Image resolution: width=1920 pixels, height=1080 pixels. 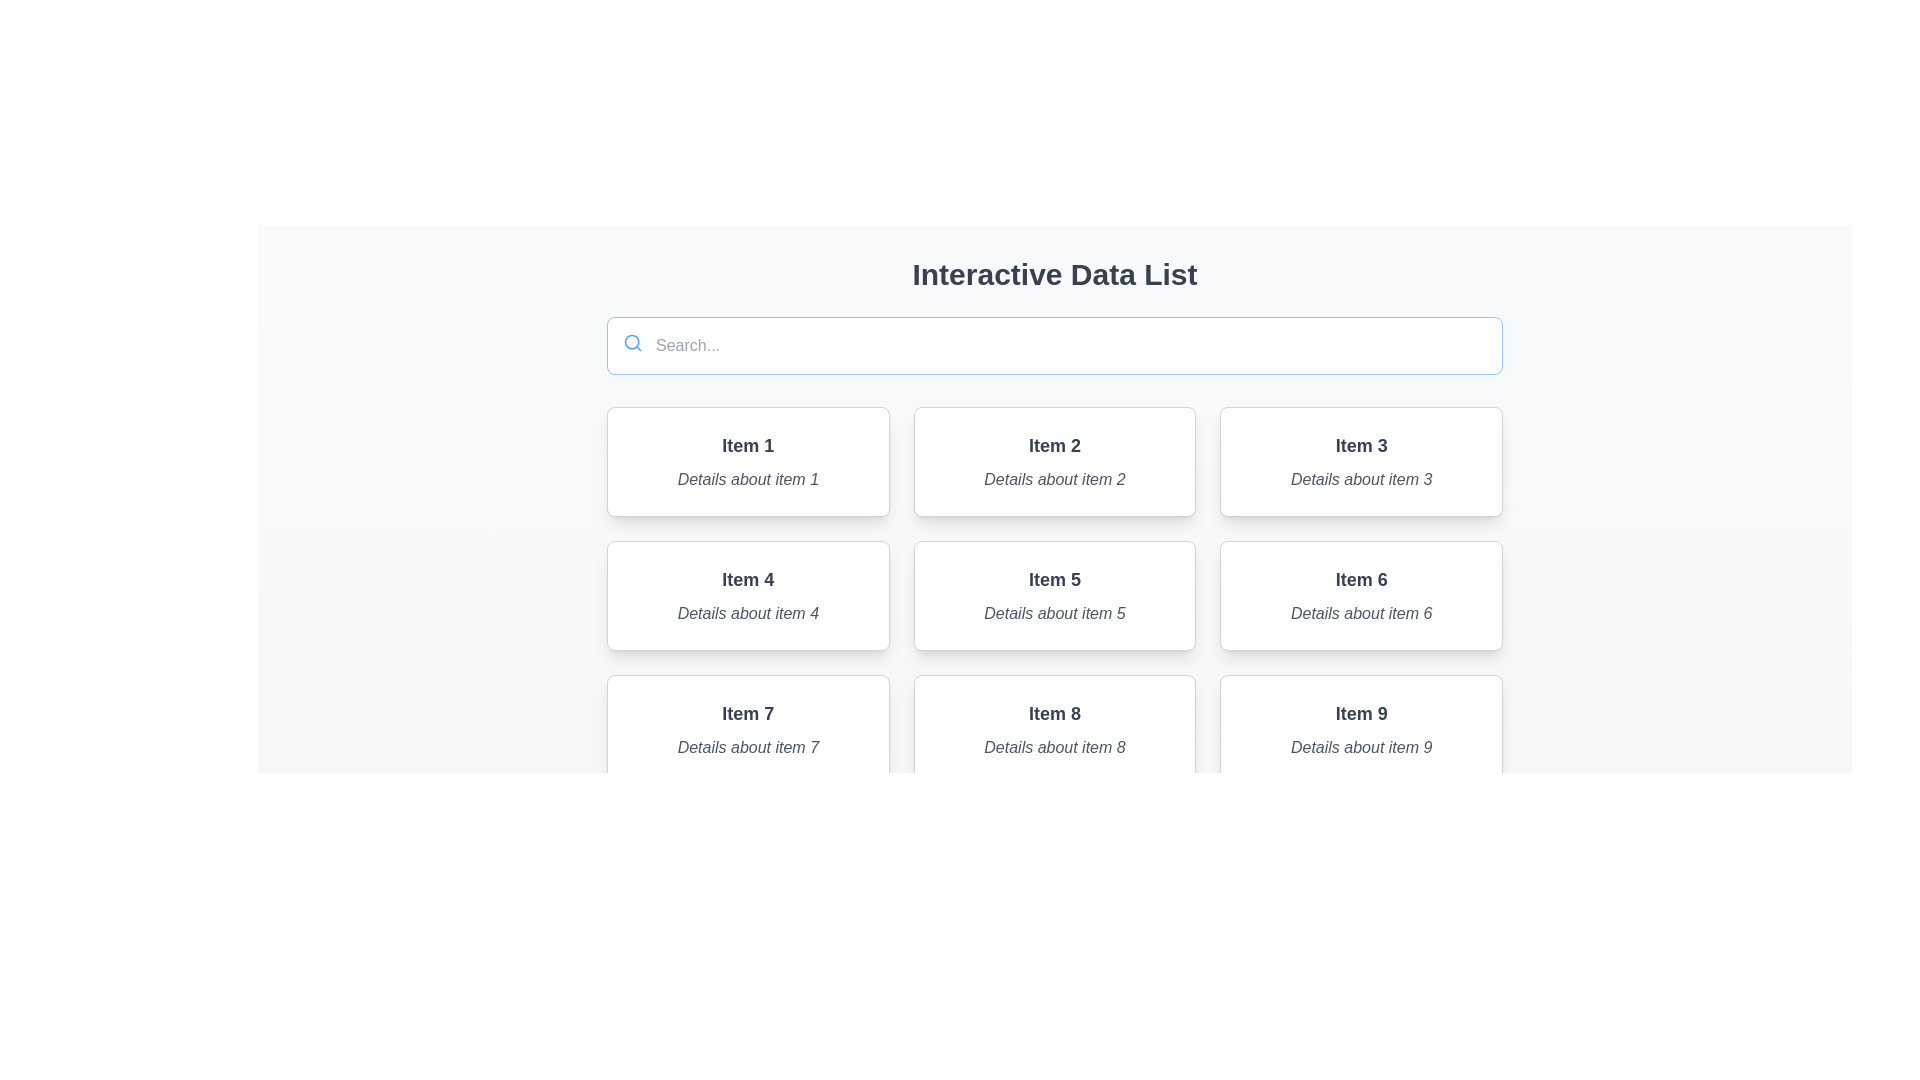 What do you see at coordinates (632, 342) in the screenshot?
I see `the style and function of the magnifying glass icon located in the top-left corner of the input field, which symbolizes the search function` at bounding box center [632, 342].